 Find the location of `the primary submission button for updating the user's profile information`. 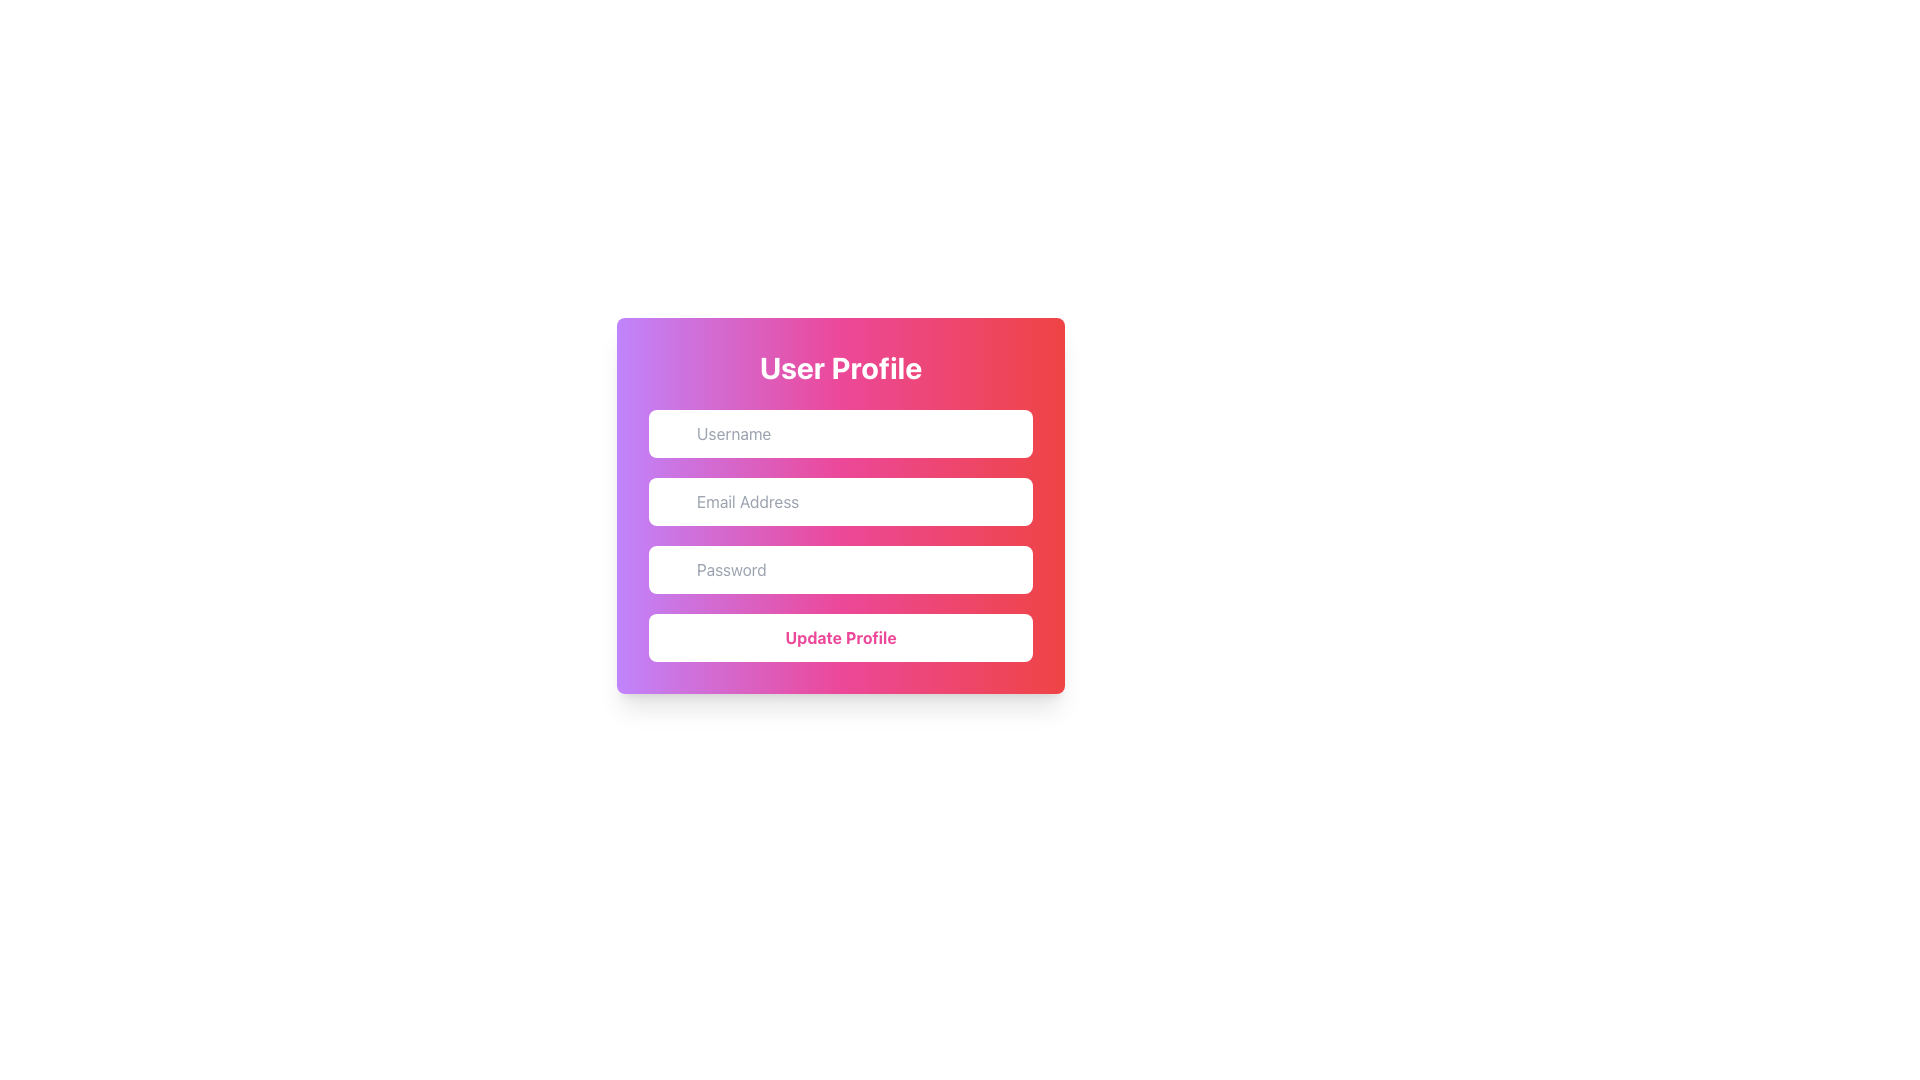

the primary submission button for updating the user's profile information is located at coordinates (840, 637).